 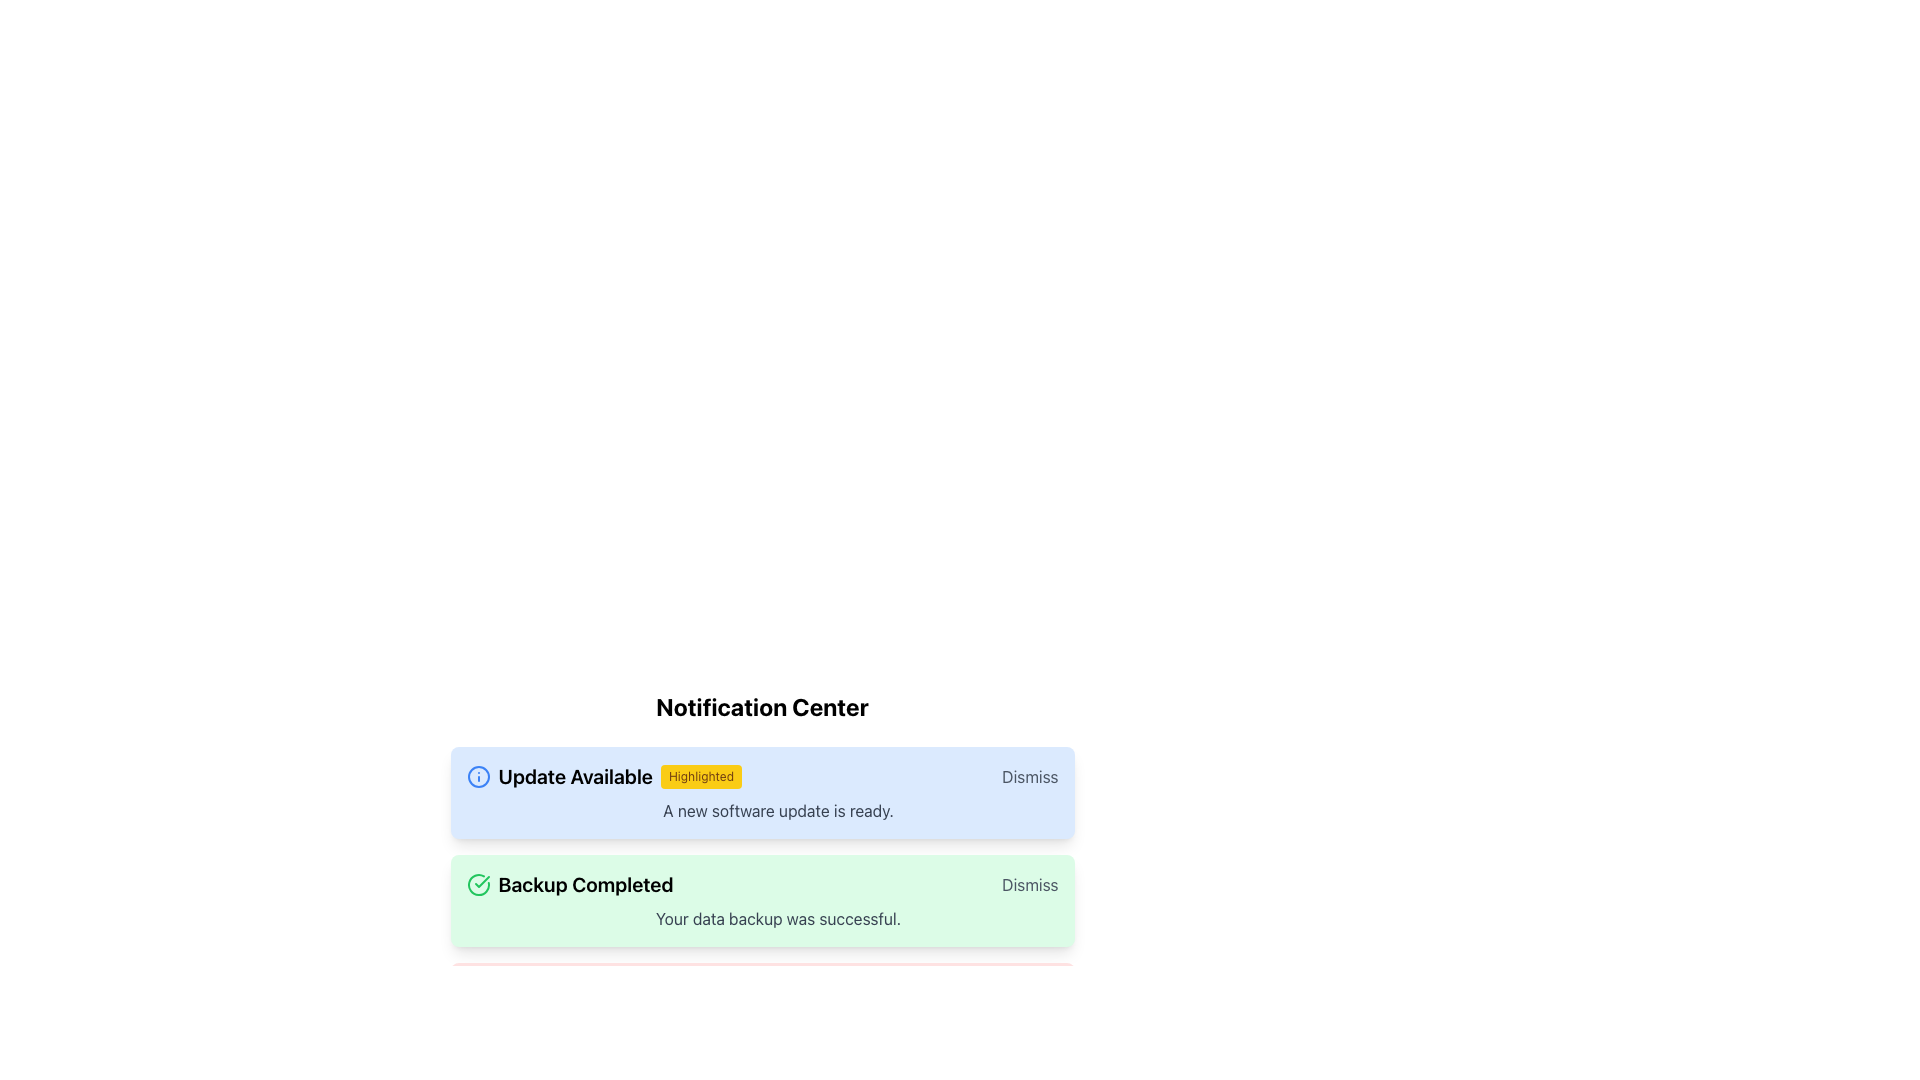 I want to click on success message from the second notification card in the 'Notification Center', which indicates that the data backup process has been successfully completed, so click(x=761, y=901).